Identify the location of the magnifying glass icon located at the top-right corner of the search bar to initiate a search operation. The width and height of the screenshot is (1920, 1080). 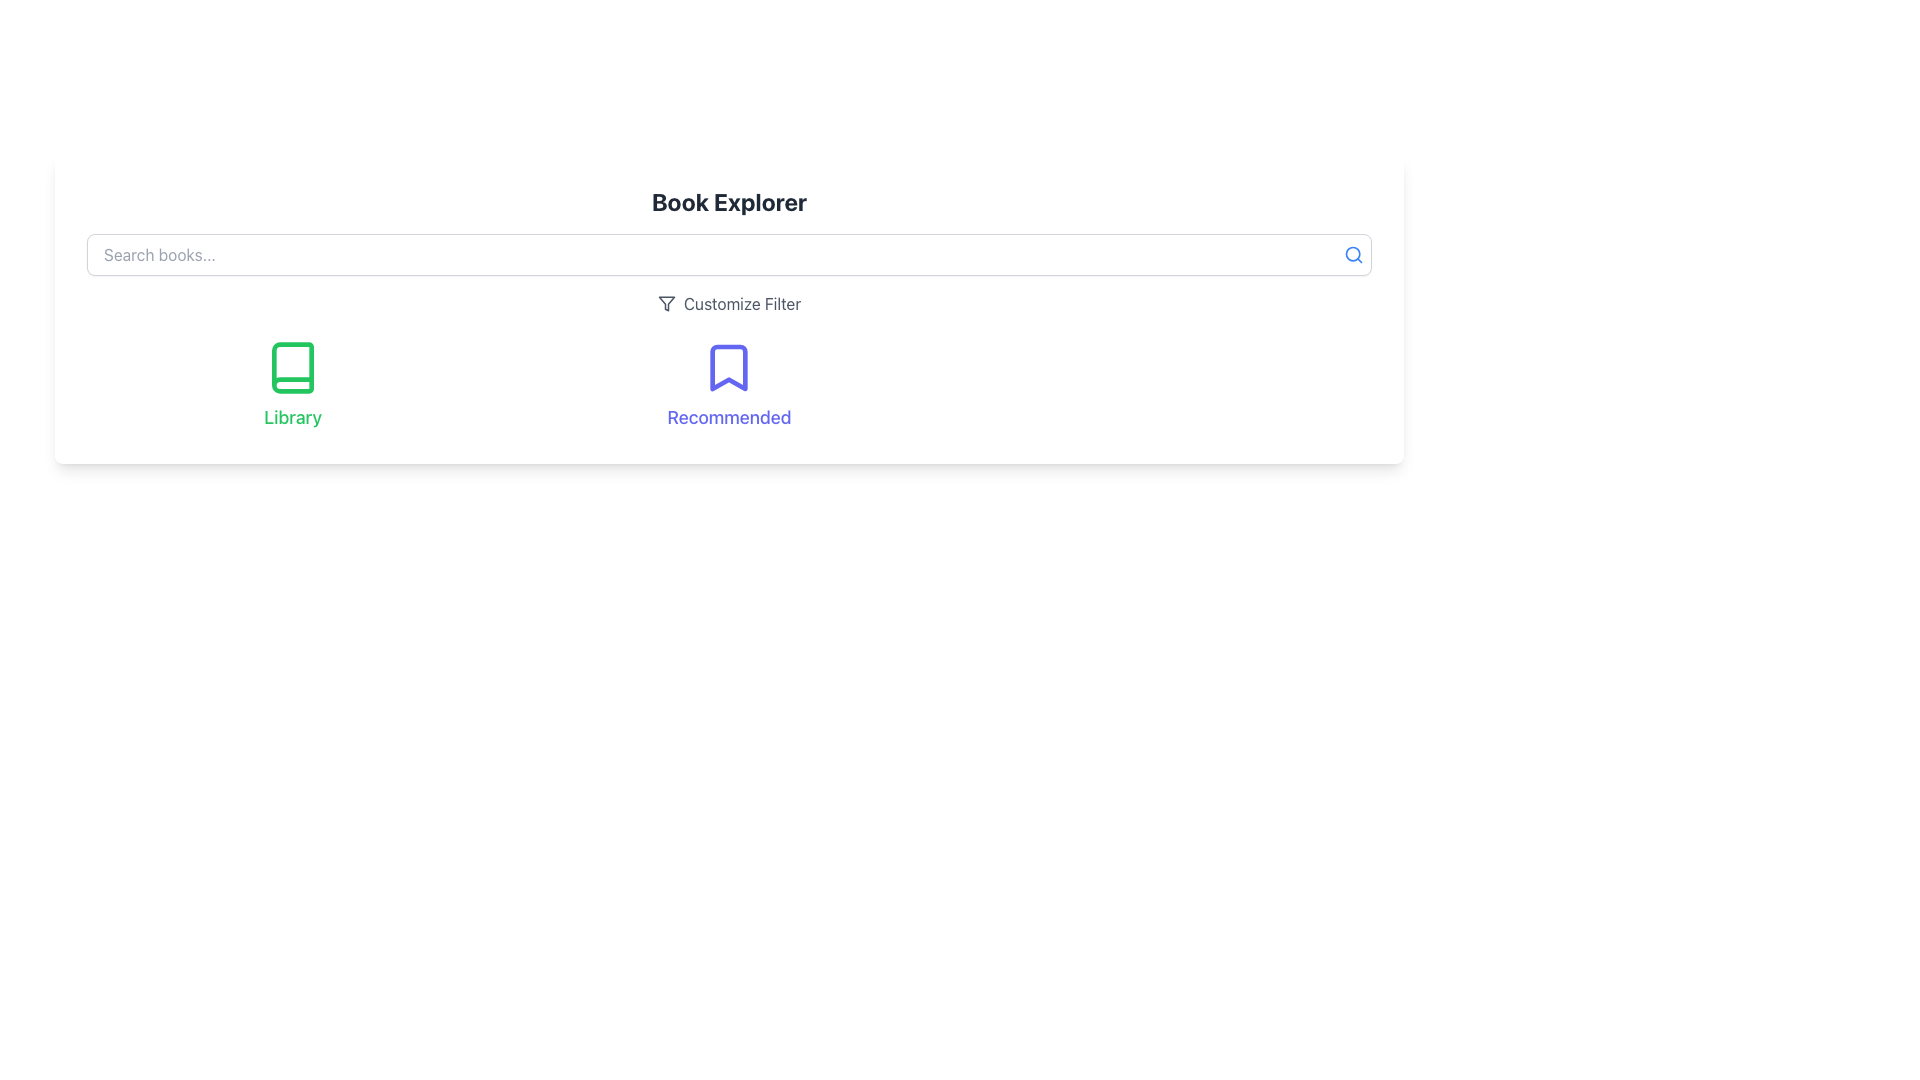
(1353, 253).